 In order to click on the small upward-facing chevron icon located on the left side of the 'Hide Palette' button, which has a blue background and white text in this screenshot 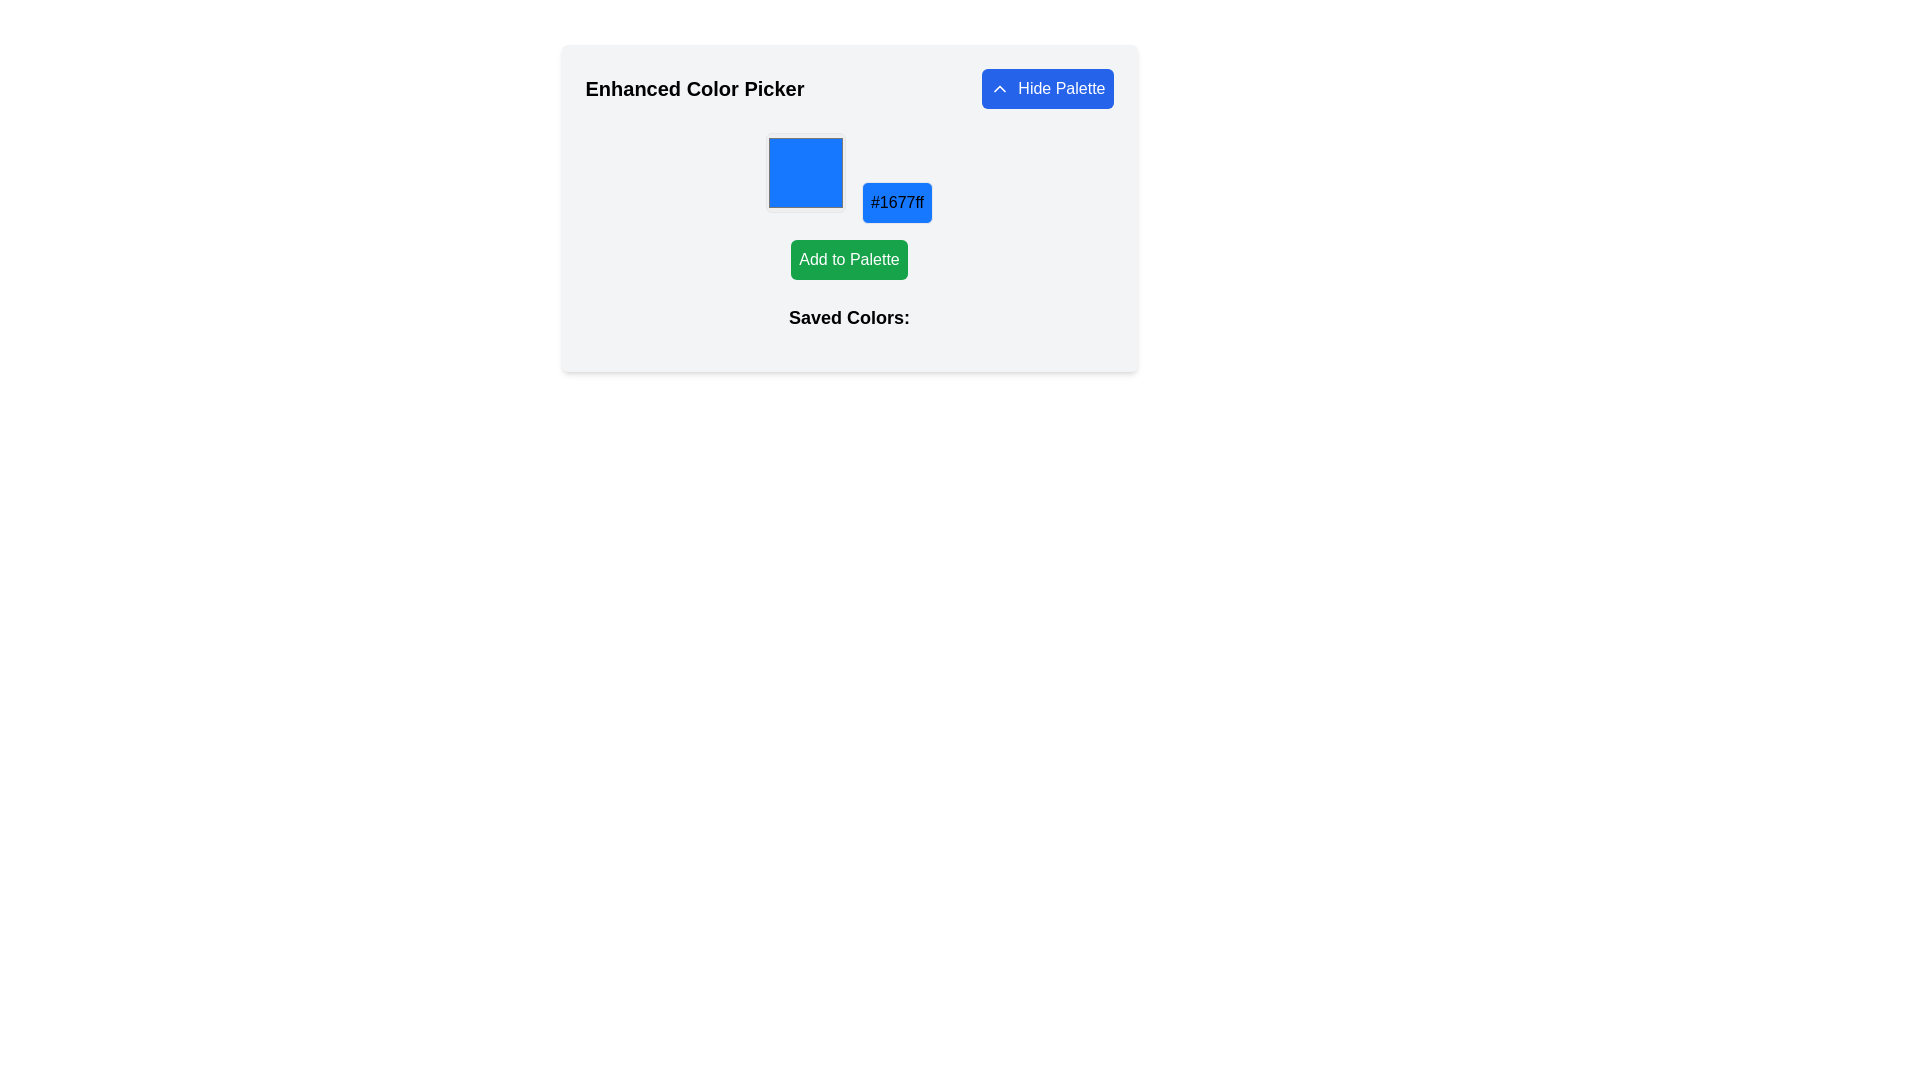, I will do `click(1000, 87)`.